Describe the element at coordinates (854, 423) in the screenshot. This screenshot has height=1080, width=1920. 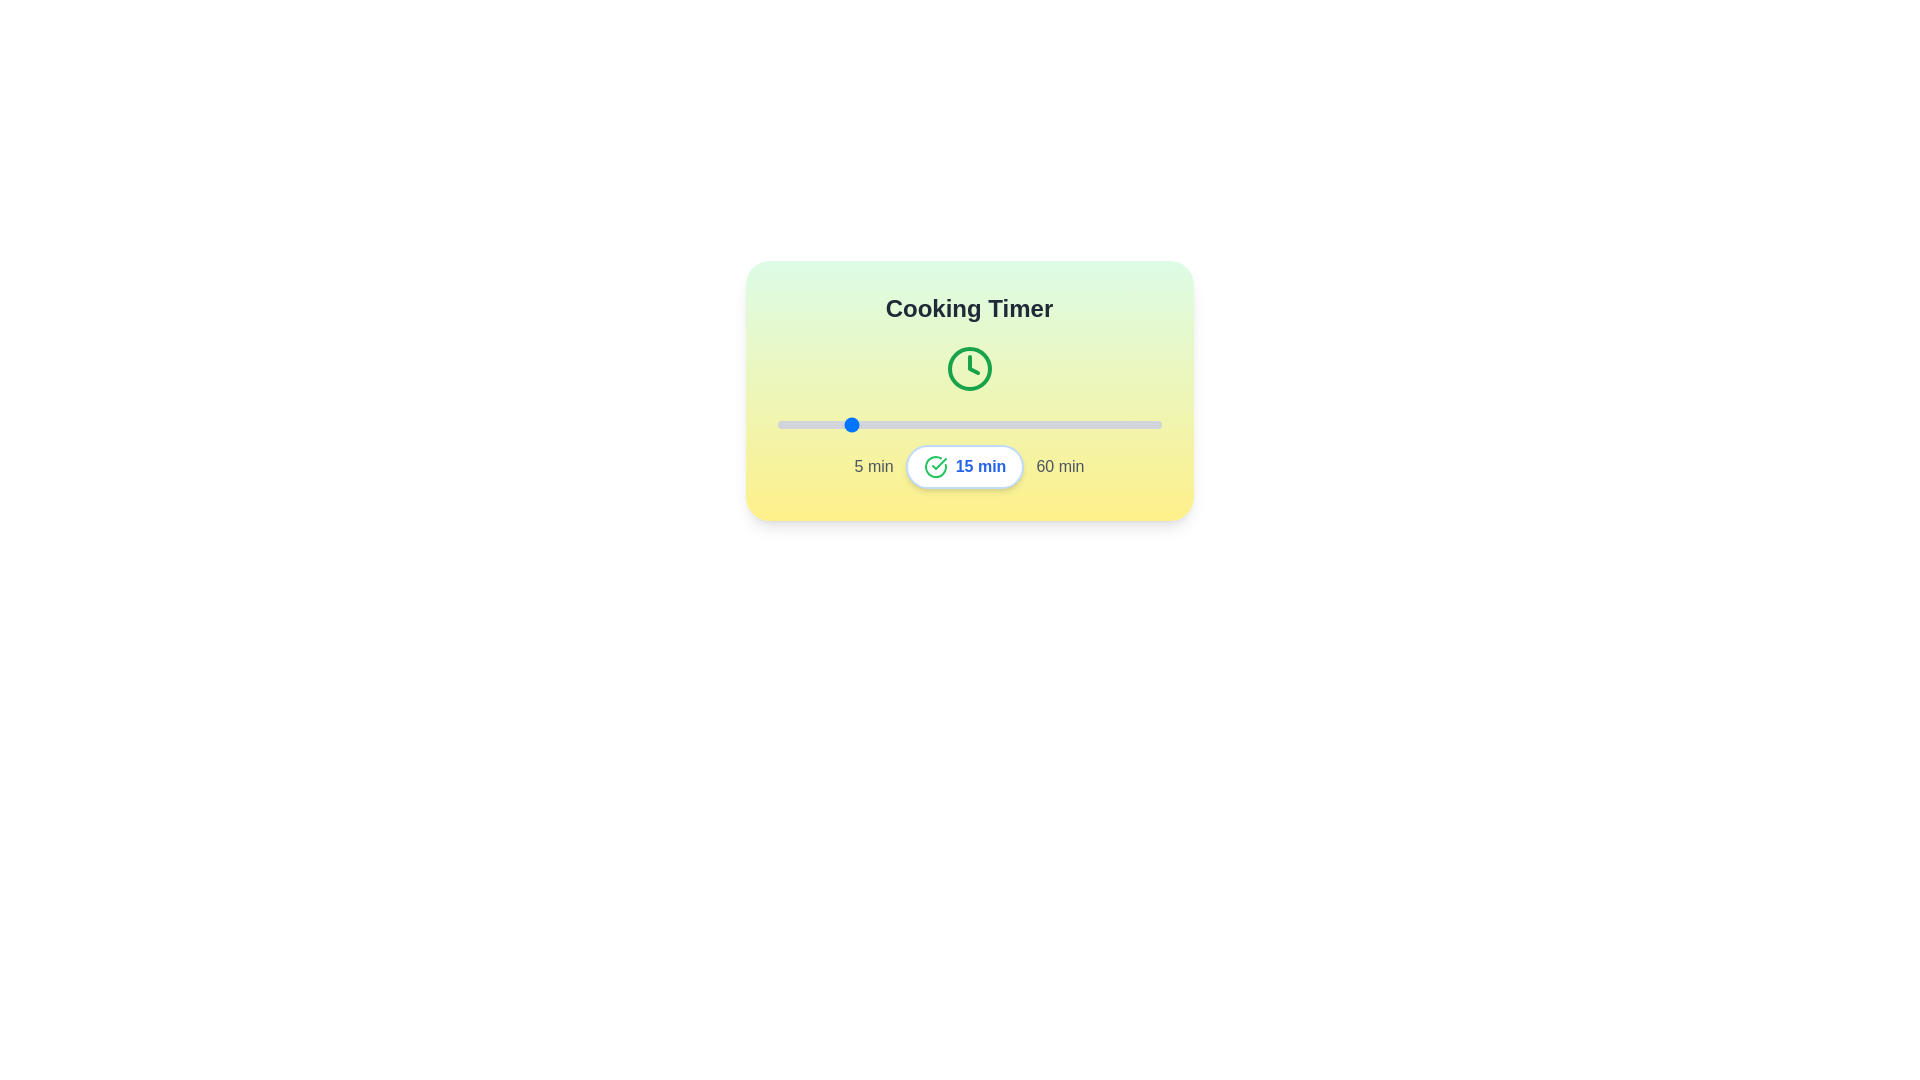
I see `slider` at that location.